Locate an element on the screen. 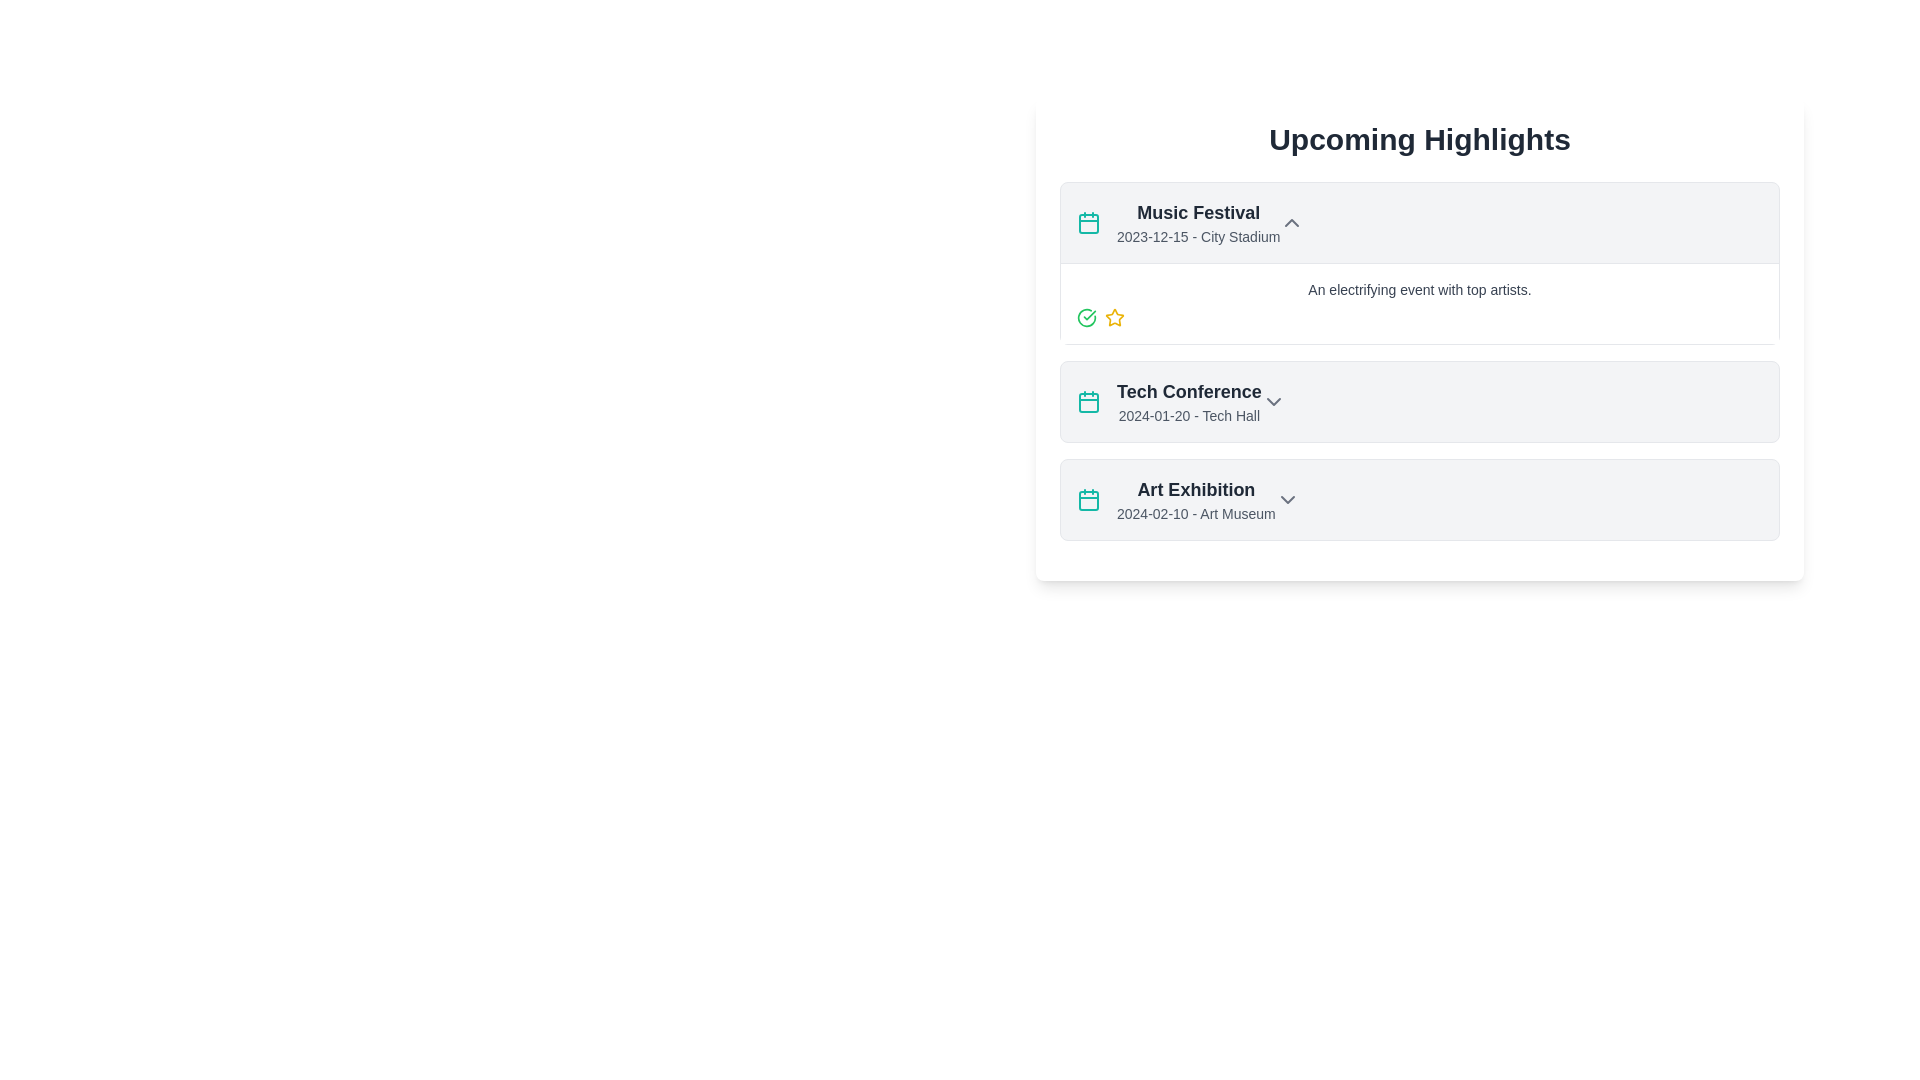 Image resolution: width=1920 pixels, height=1080 pixels. the yellow star icon with an outlined shape and a hollow center, located to the left of the 'Music Festival' event description in the 'Upcoming Highlights' section is located at coordinates (1113, 316).